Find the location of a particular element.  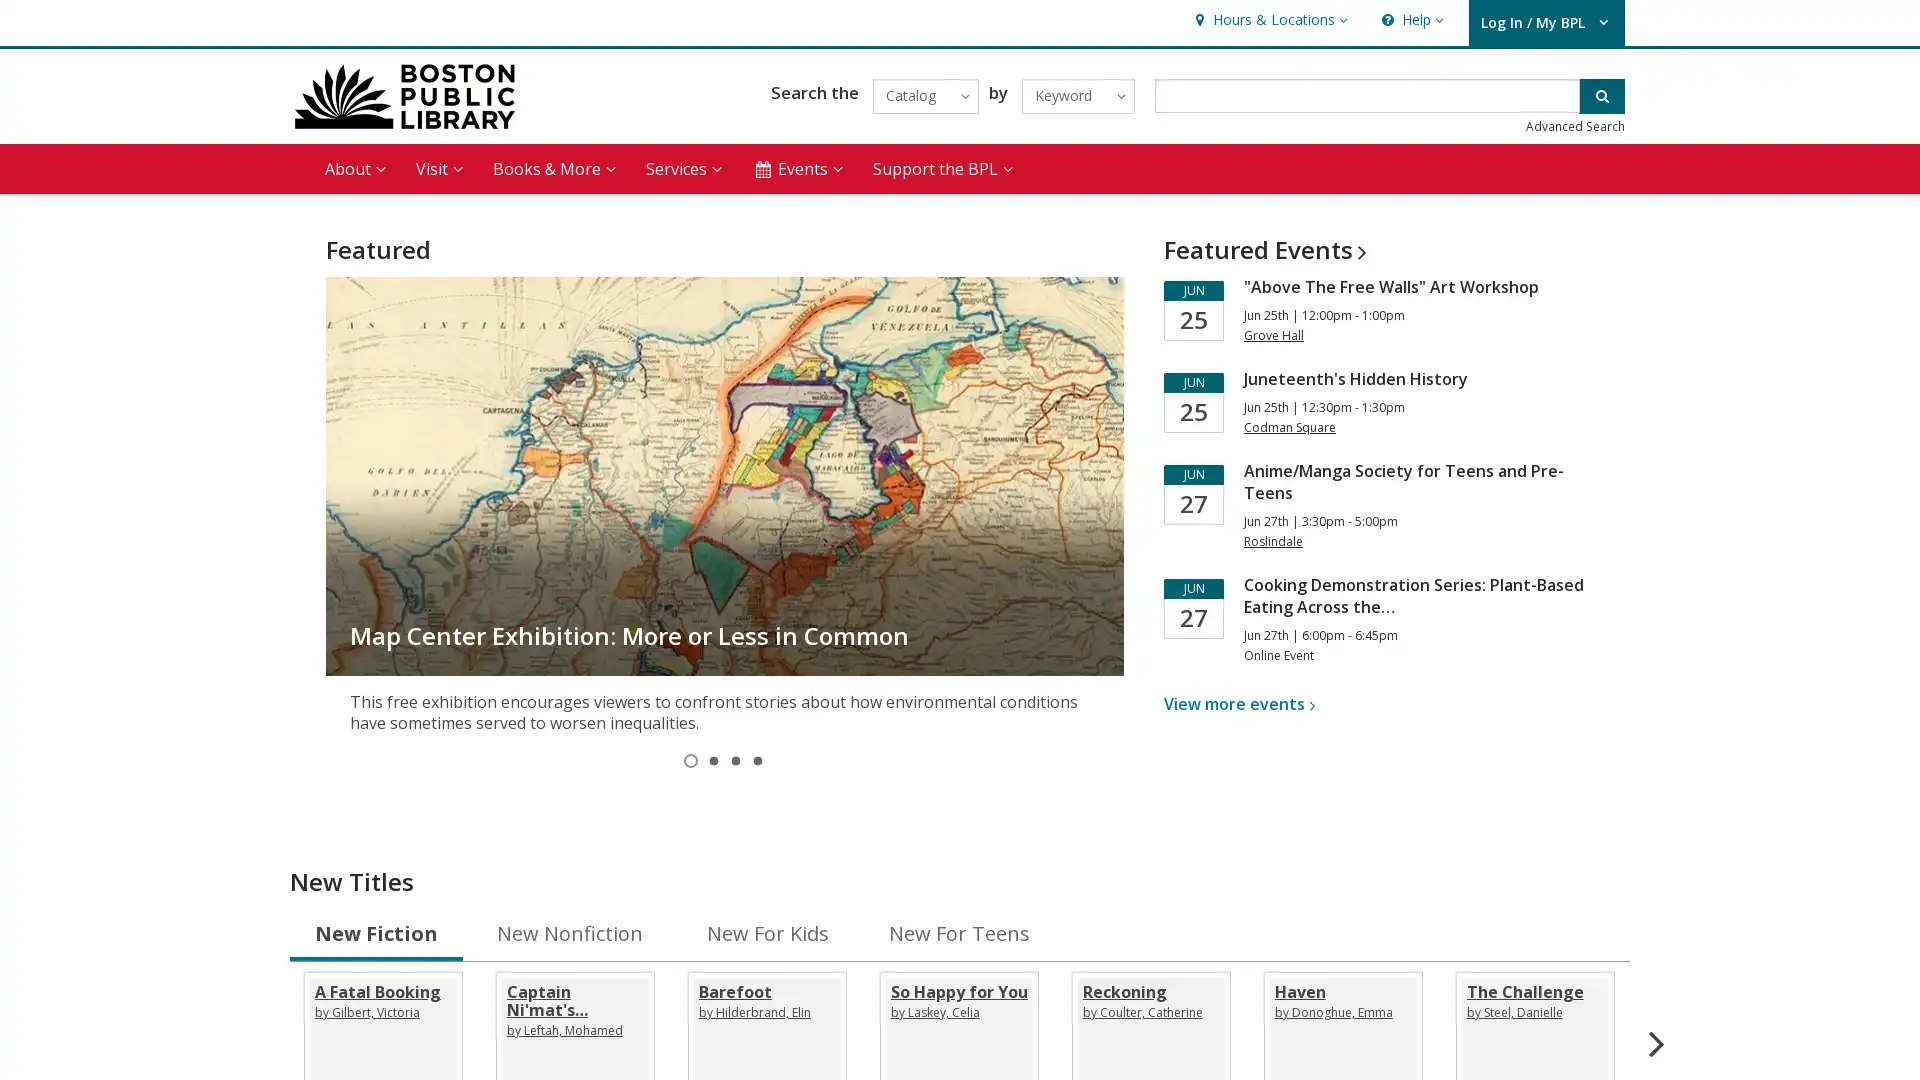

View item 2 is located at coordinates (713, 759).